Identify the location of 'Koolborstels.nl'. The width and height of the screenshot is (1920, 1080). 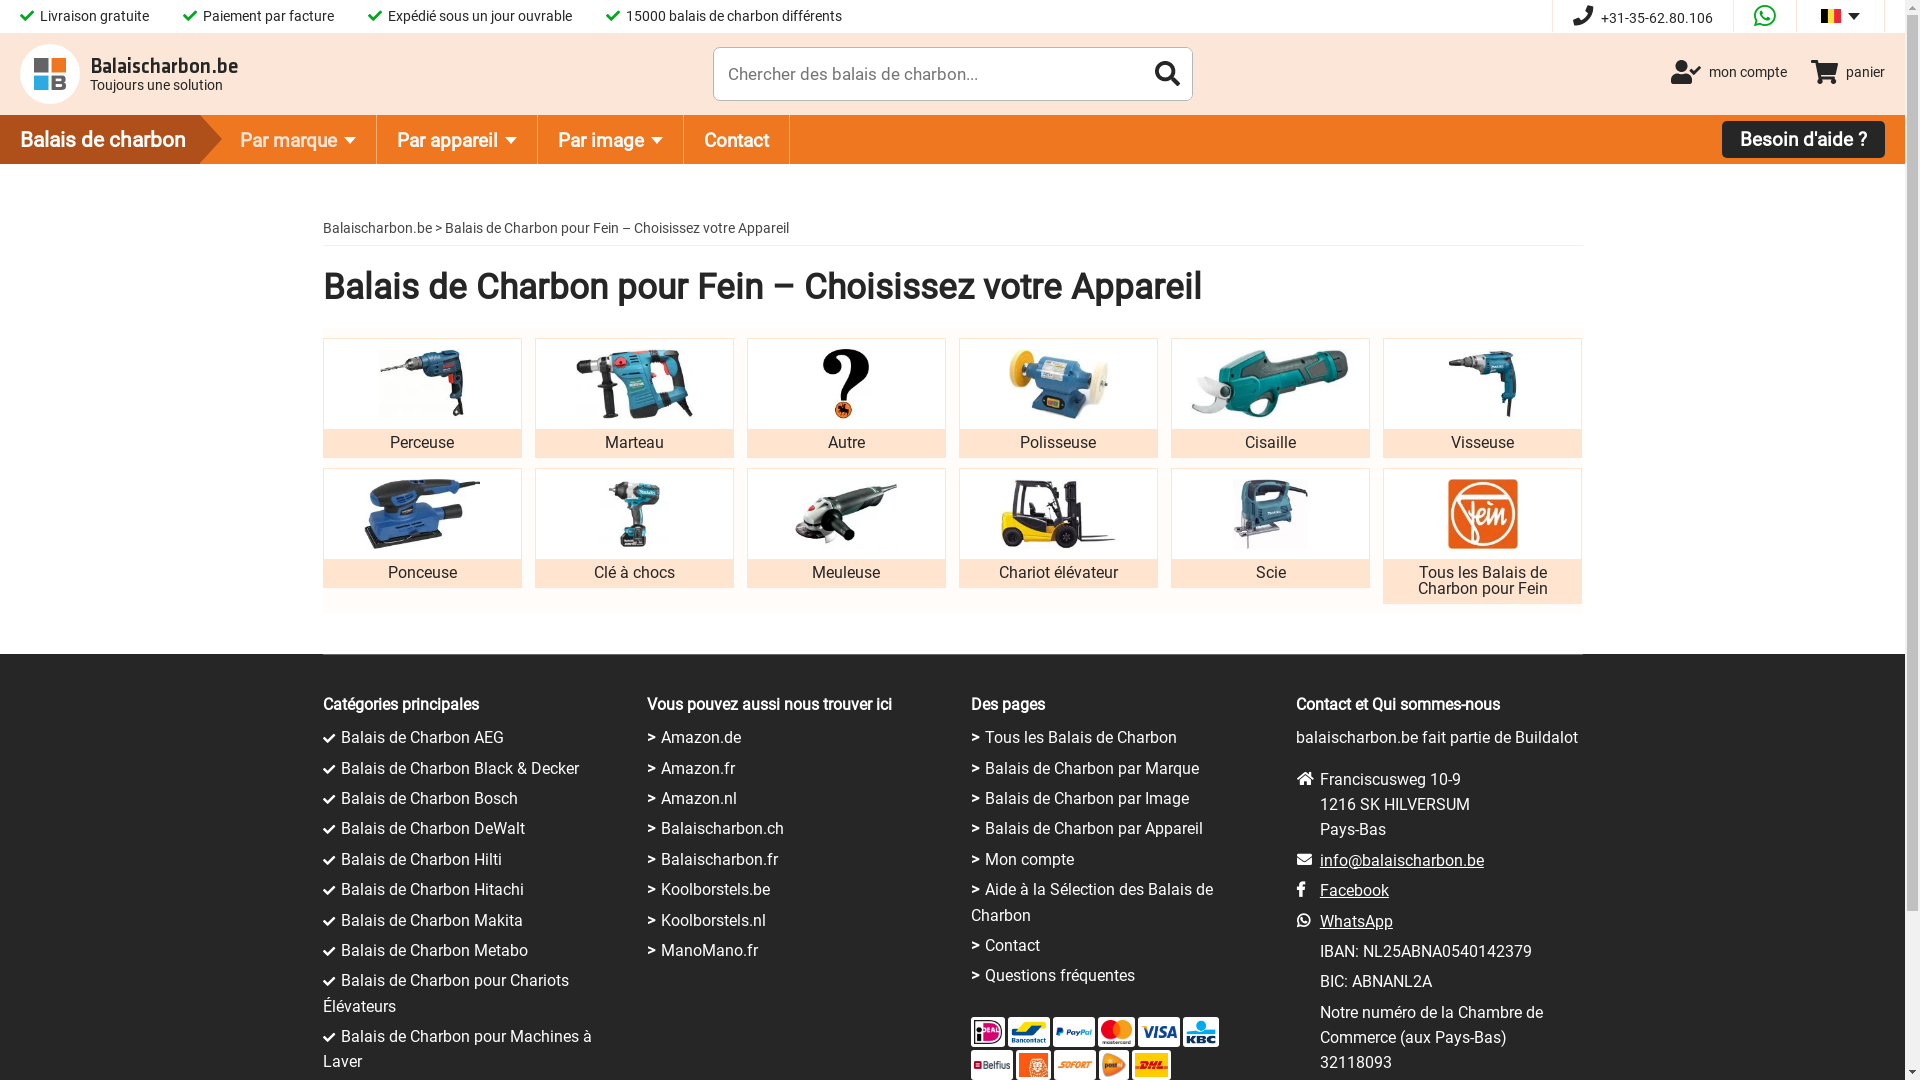
(713, 919).